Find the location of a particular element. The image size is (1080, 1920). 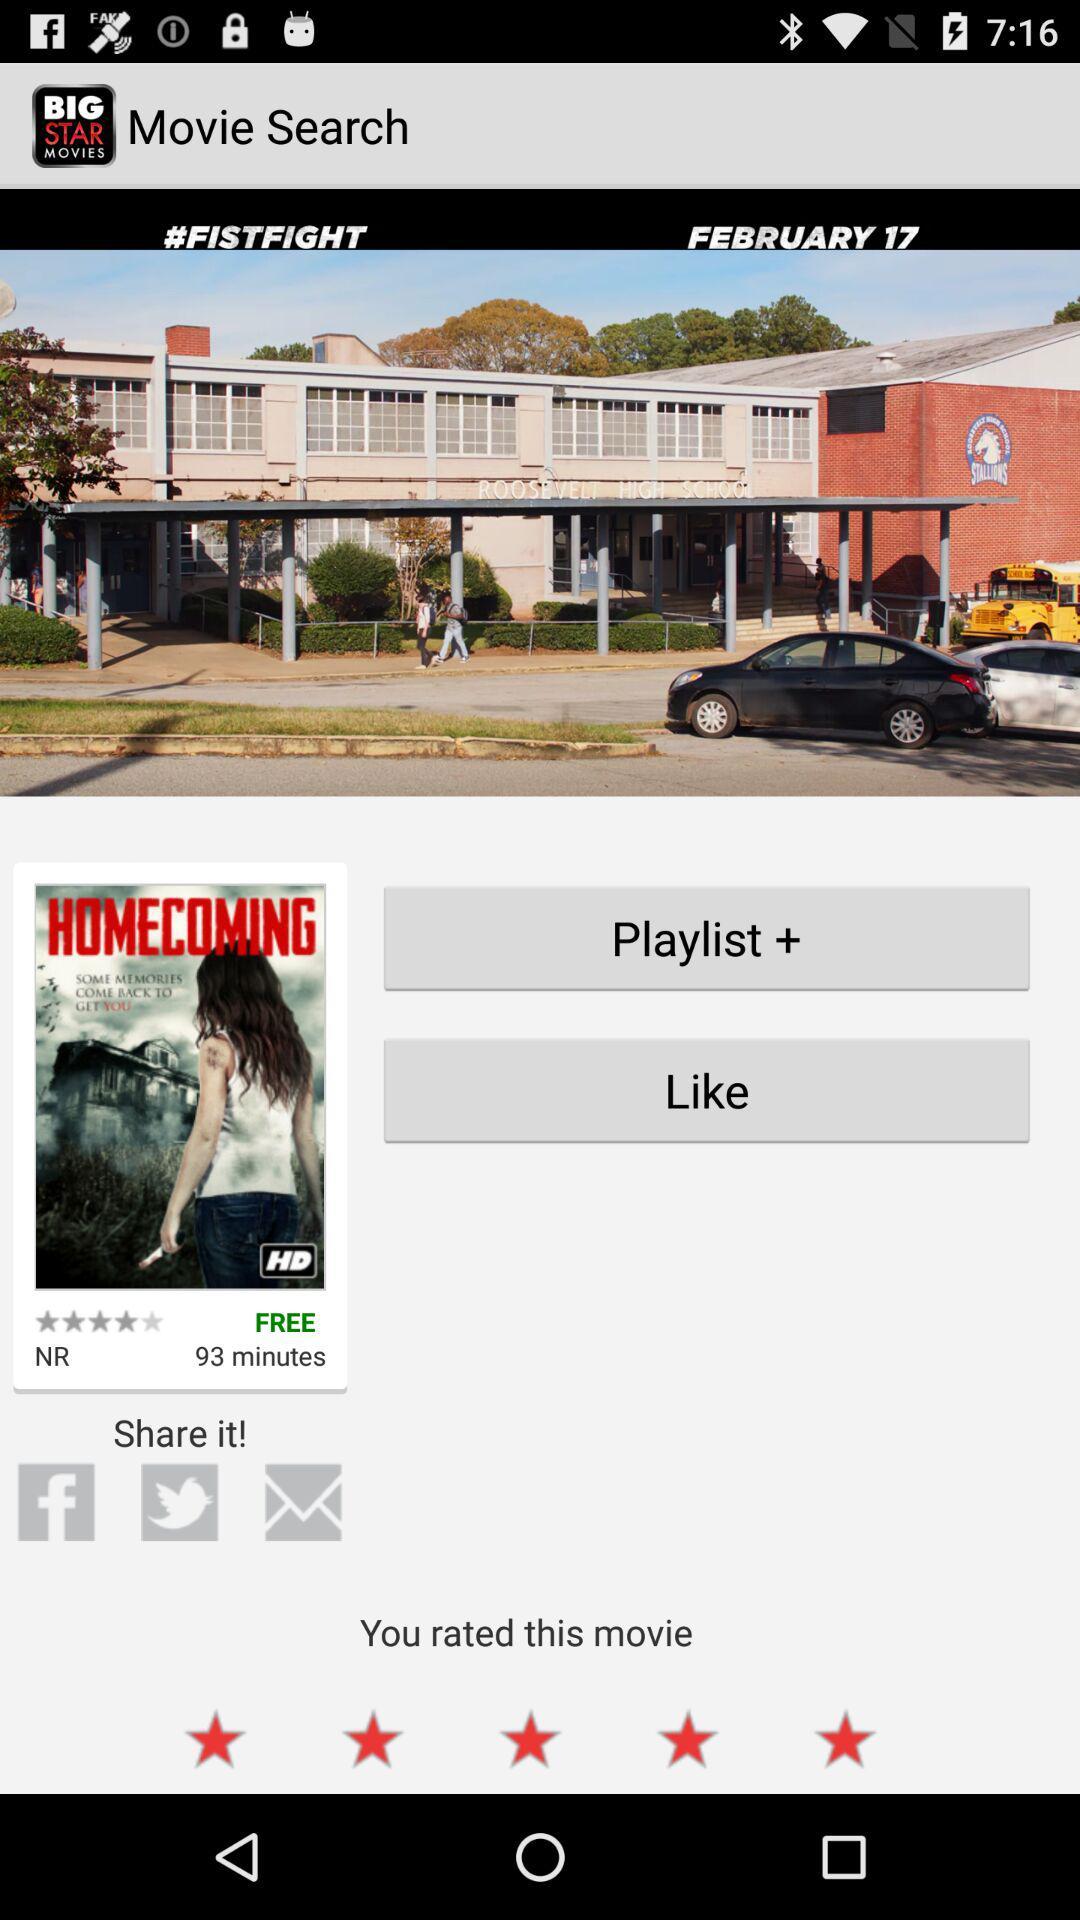

the facebook icon is located at coordinates (55, 1607).